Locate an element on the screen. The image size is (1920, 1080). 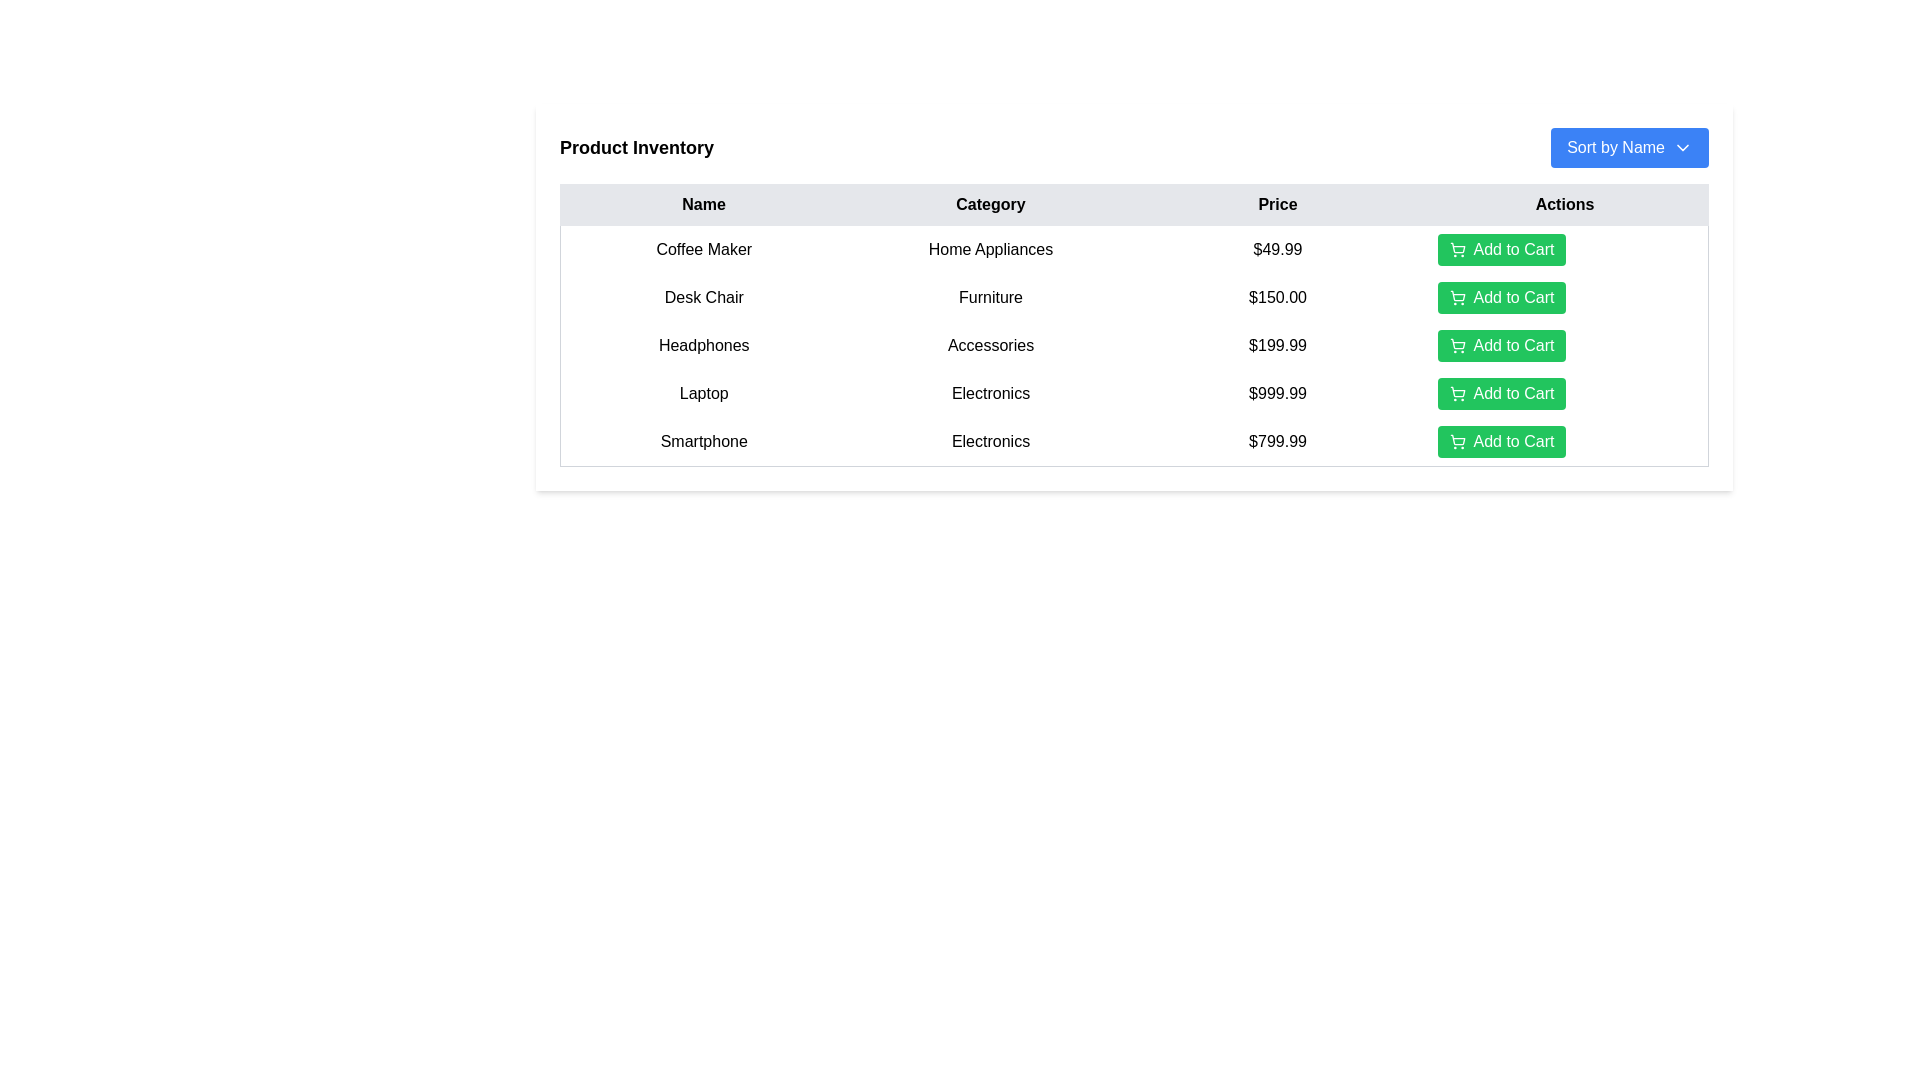
the text label displaying 'Desk Chair' is located at coordinates (704, 297).